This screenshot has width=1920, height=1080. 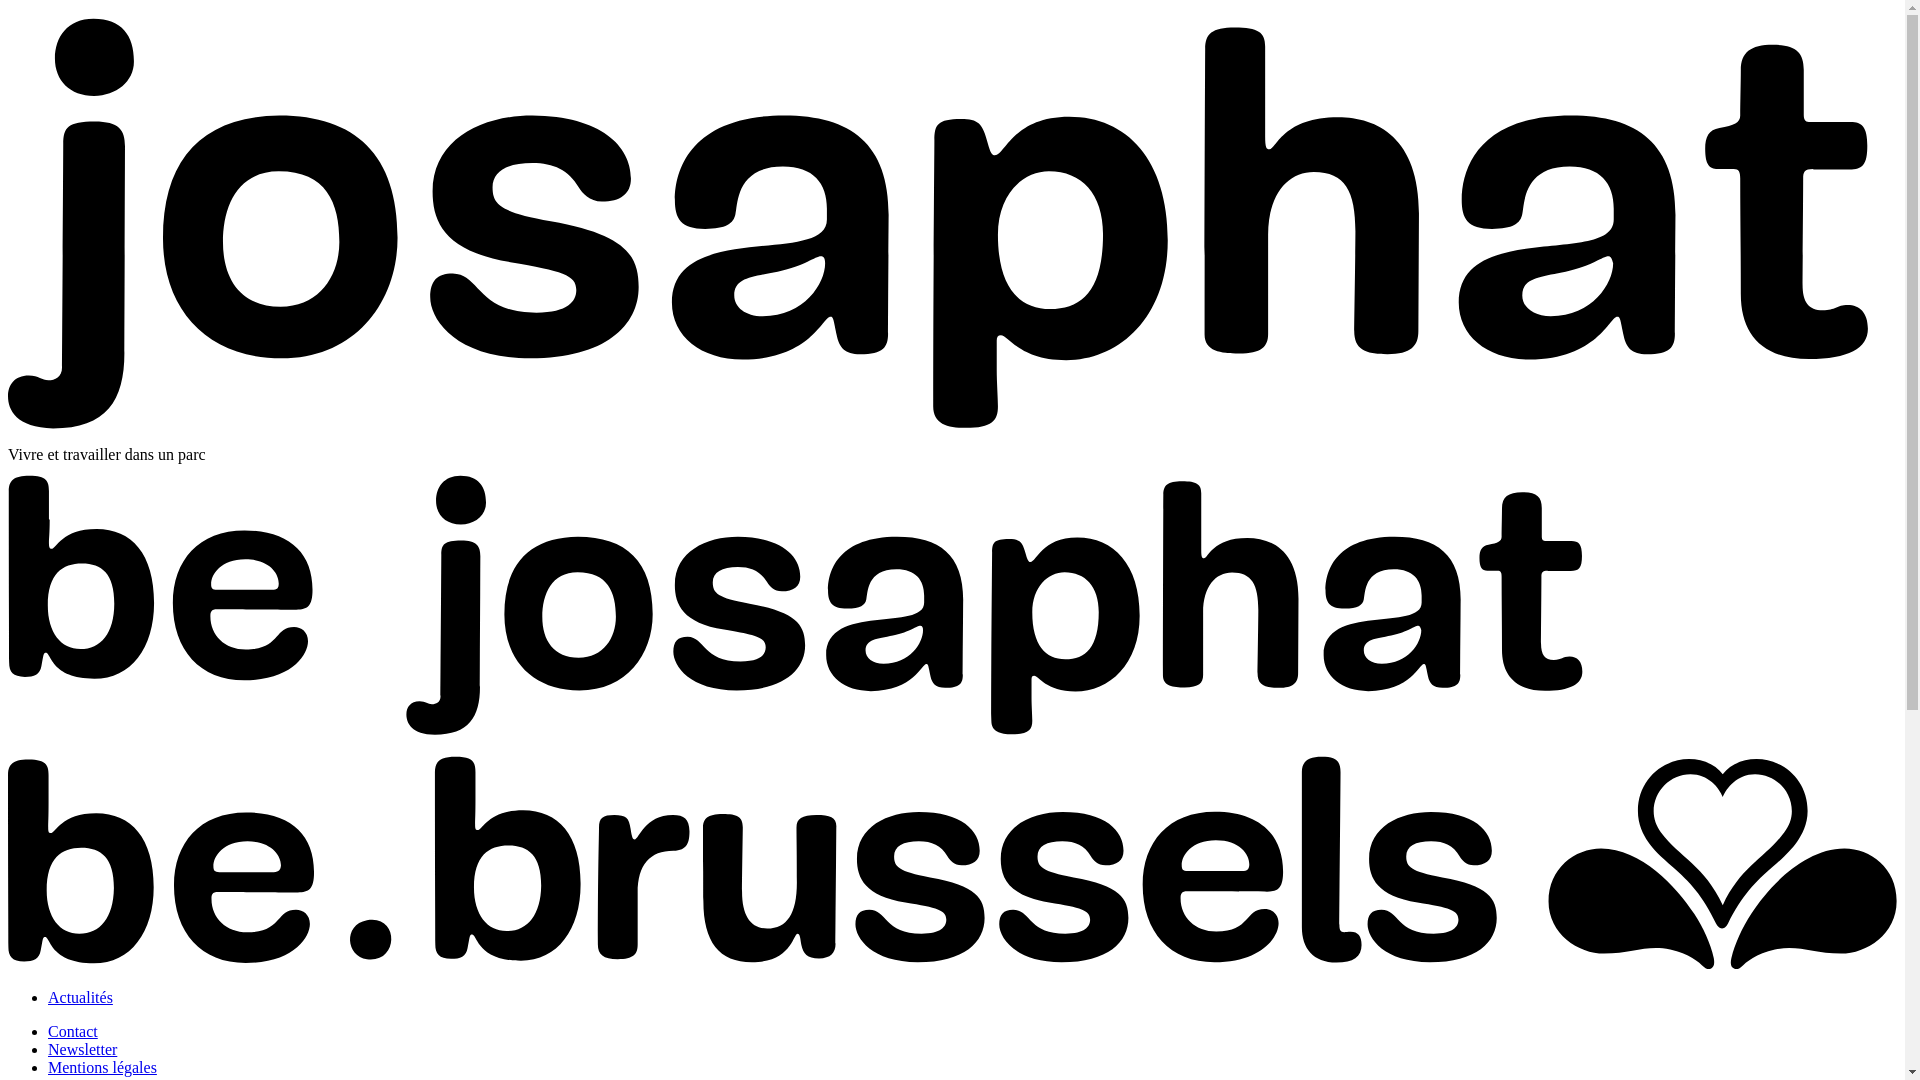 I want to click on 'Newsletter', so click(x=81, y=1048).